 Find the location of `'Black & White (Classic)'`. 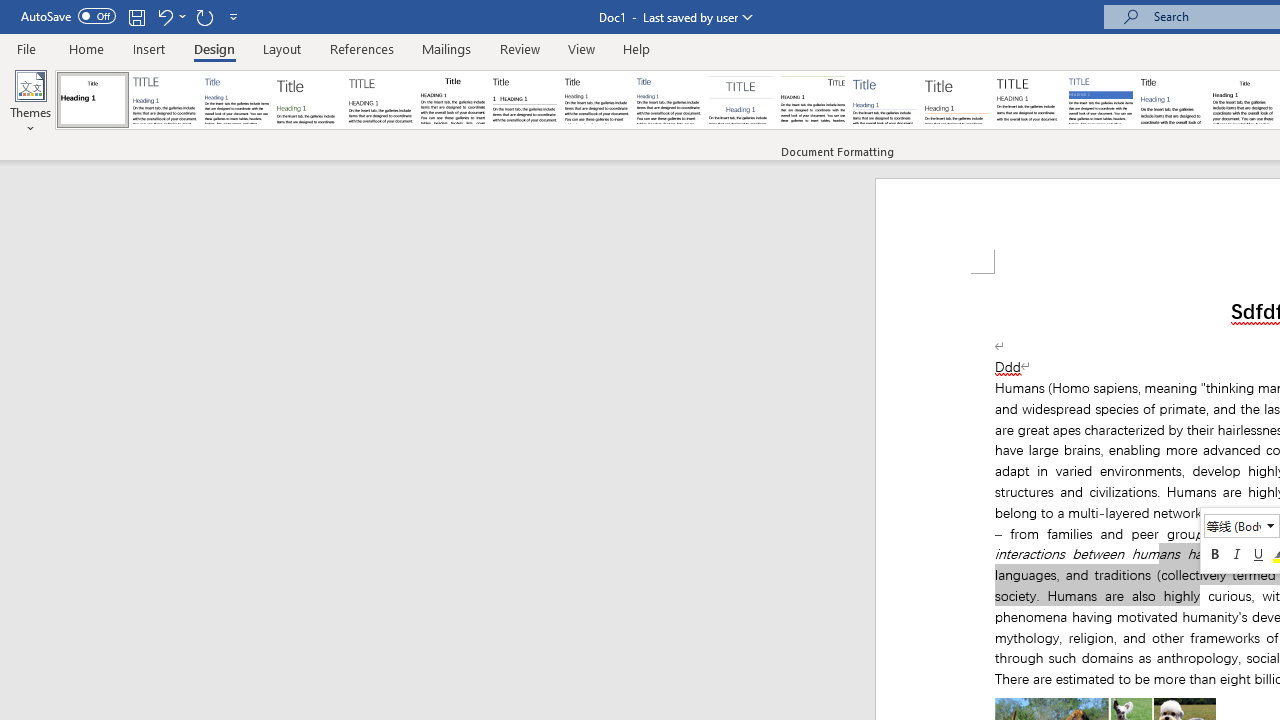

'Black & White (Classic)' is located at coordinates (452, 100).